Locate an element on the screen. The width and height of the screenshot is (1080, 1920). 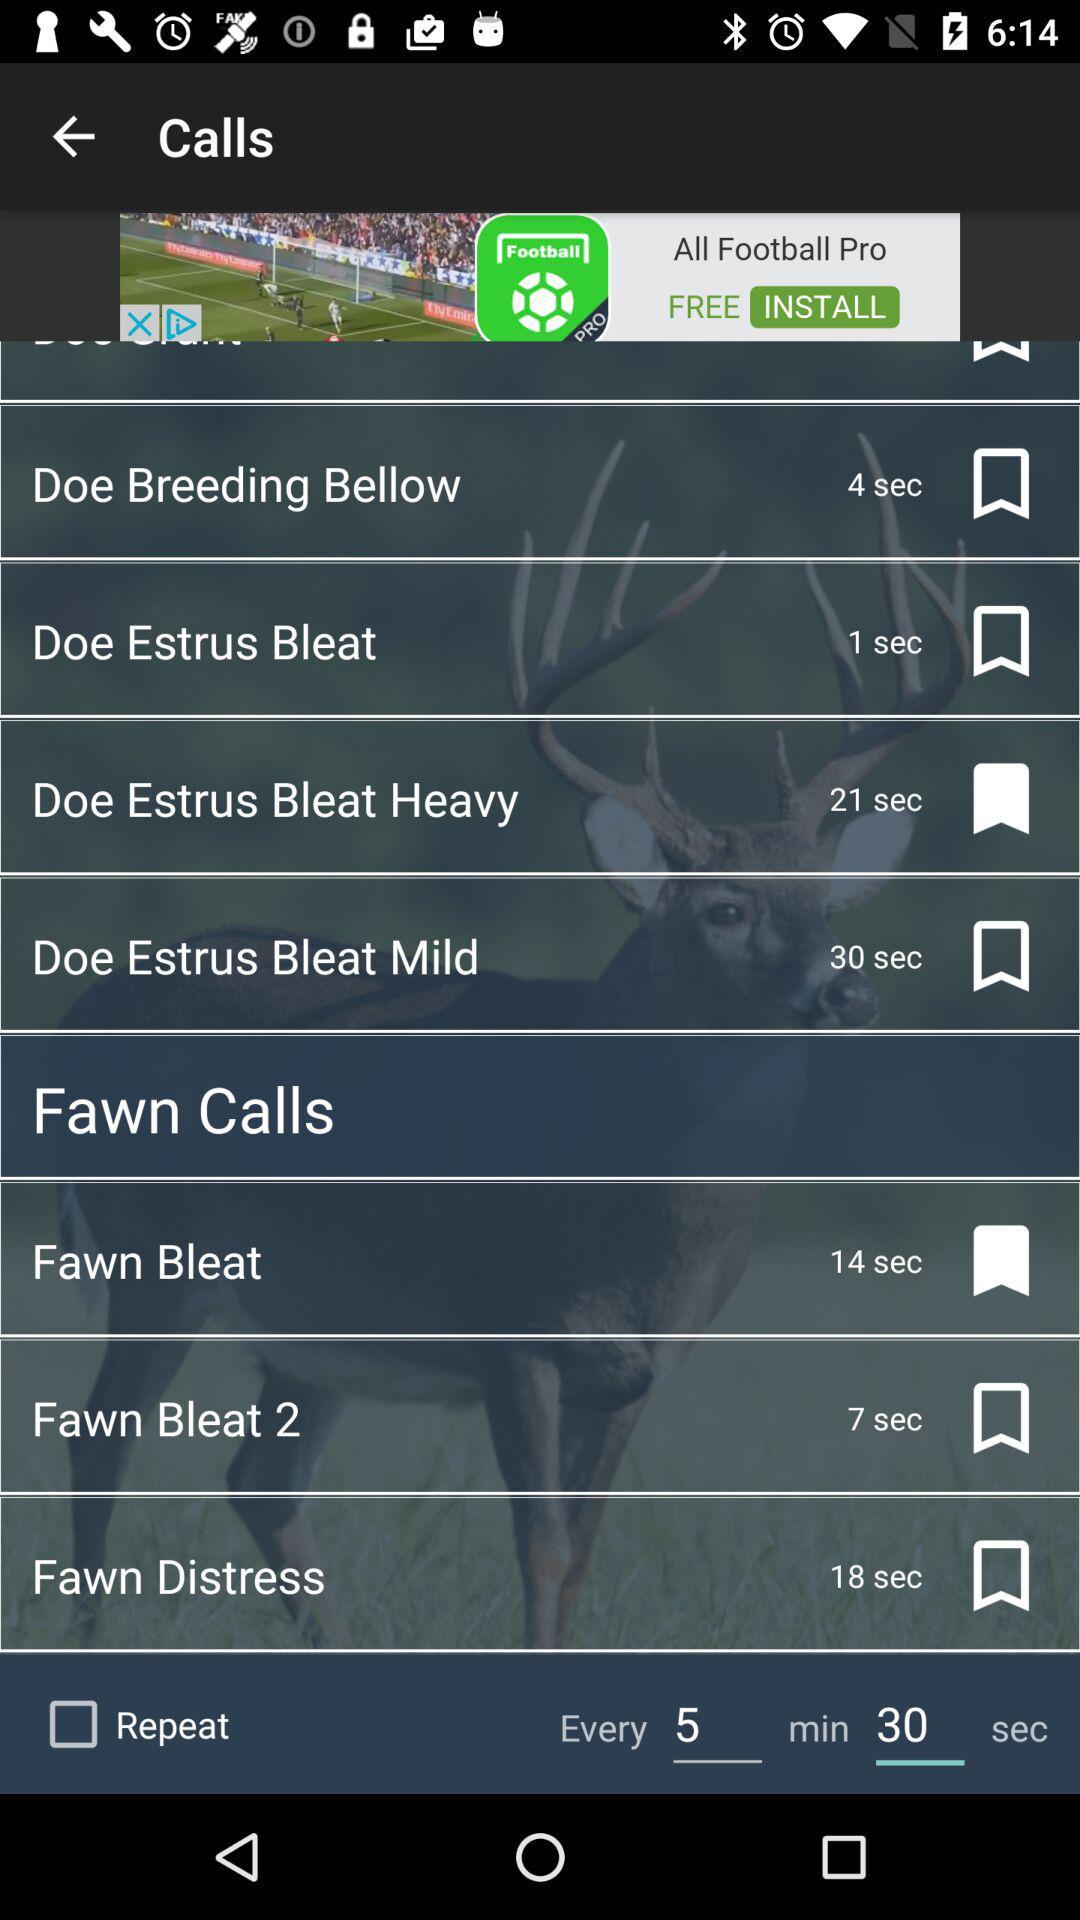
open app is located at coordinates (540, 274).